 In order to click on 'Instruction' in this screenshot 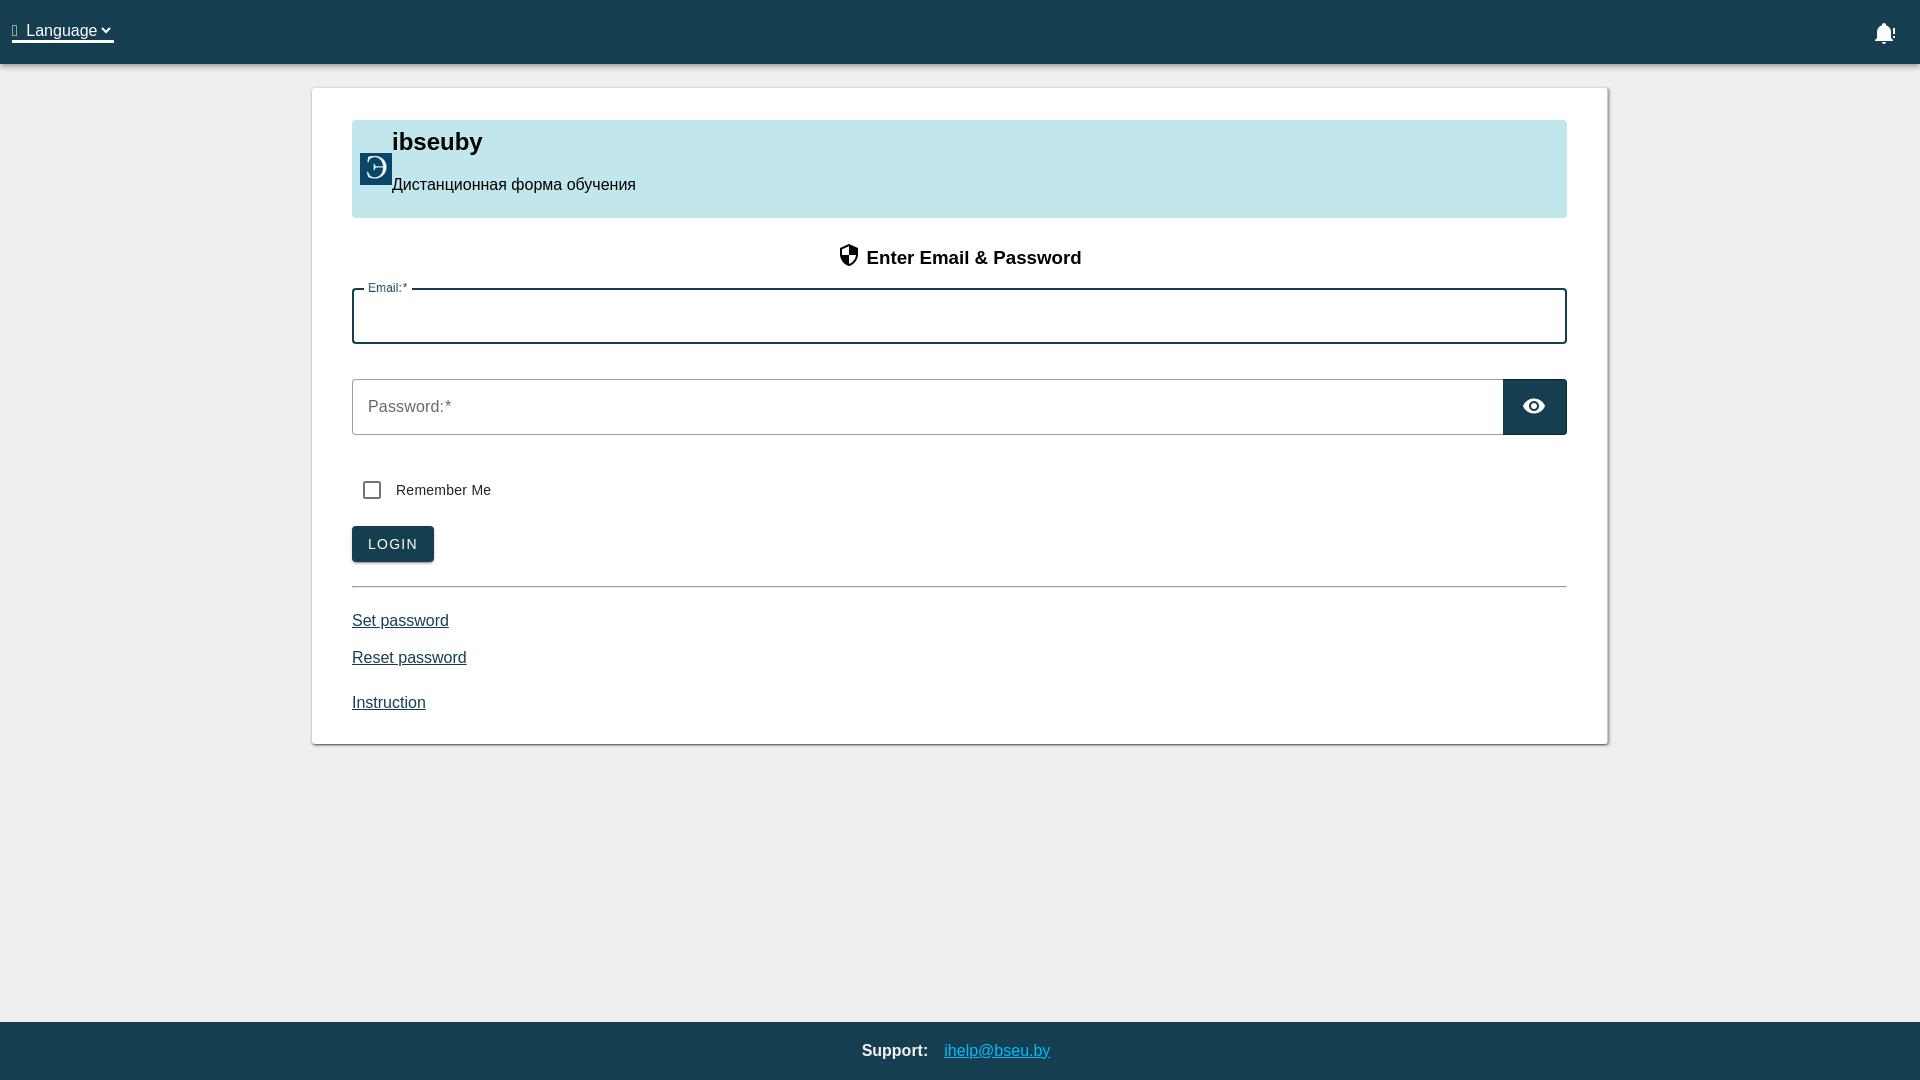, I will do `click(388, 701)`.